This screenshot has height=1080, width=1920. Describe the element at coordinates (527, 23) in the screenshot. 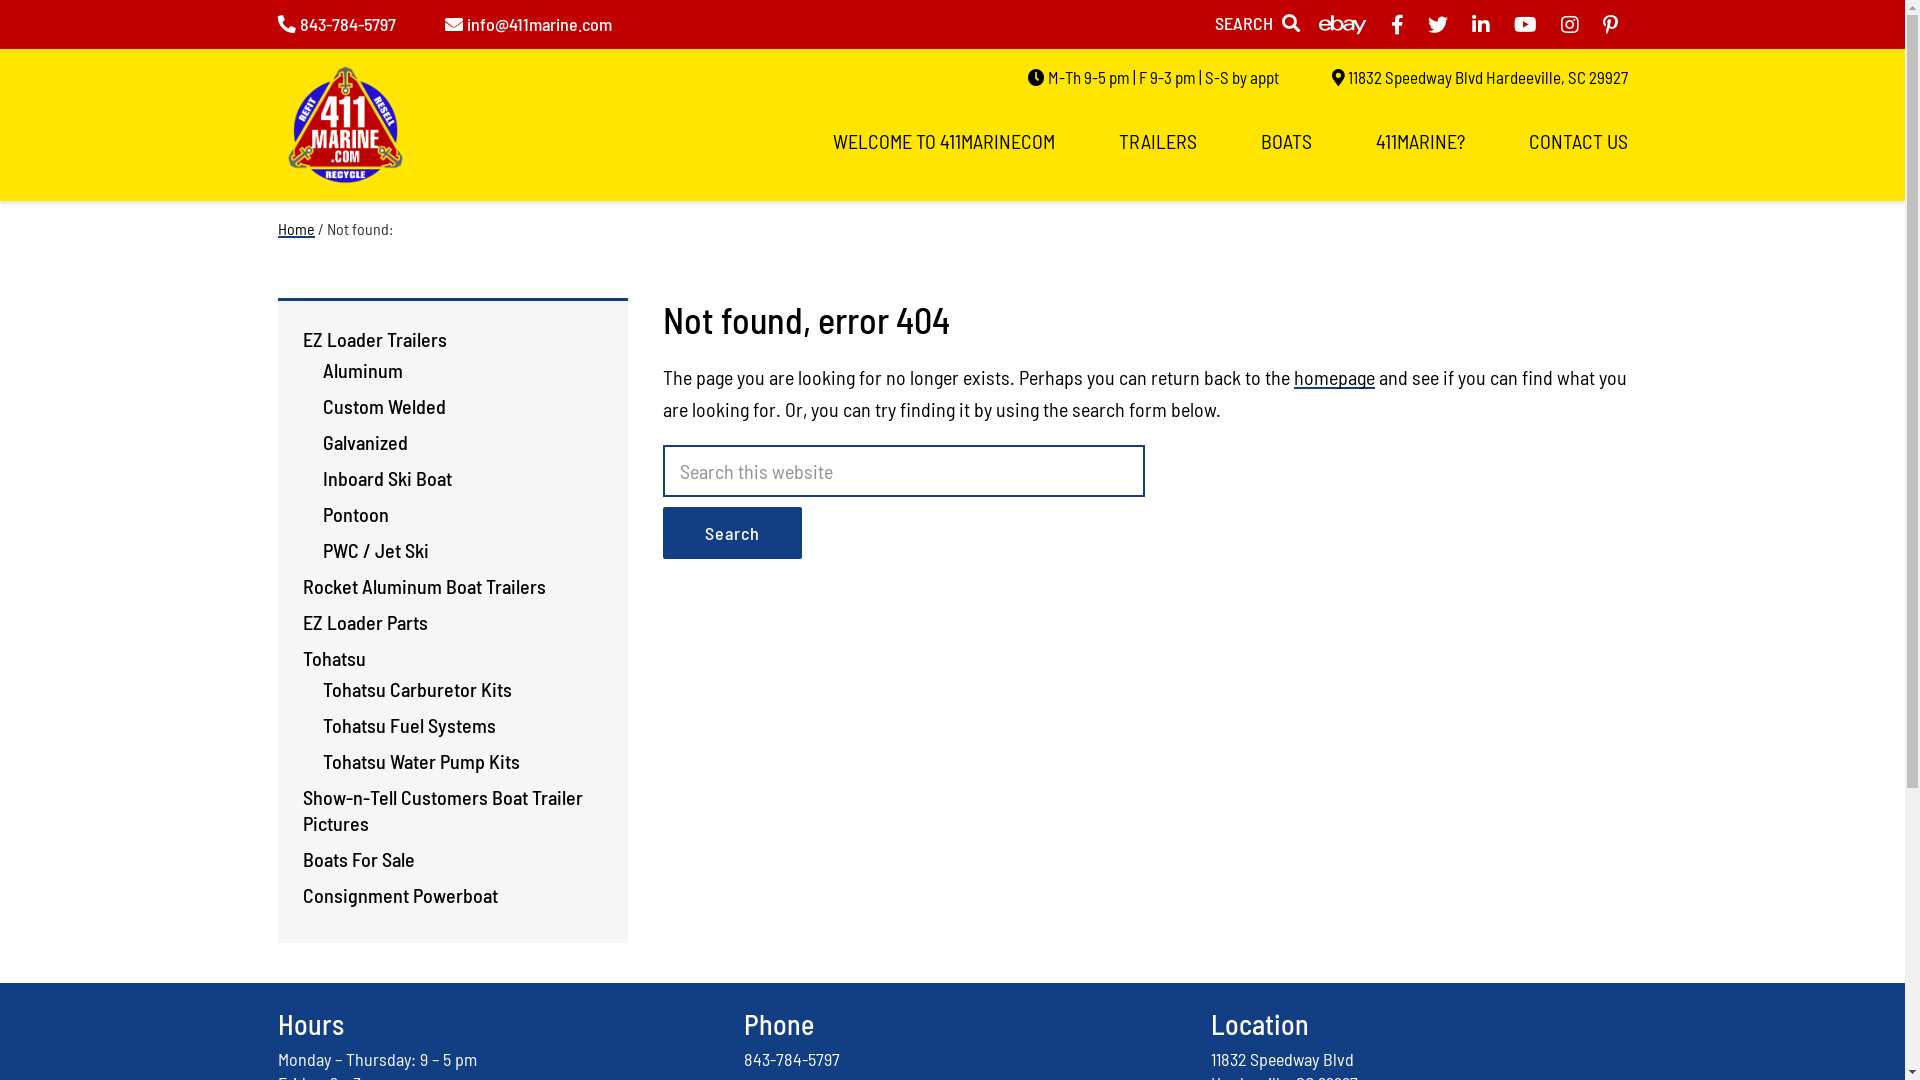

I see `'info@411marine.com'` at that location.